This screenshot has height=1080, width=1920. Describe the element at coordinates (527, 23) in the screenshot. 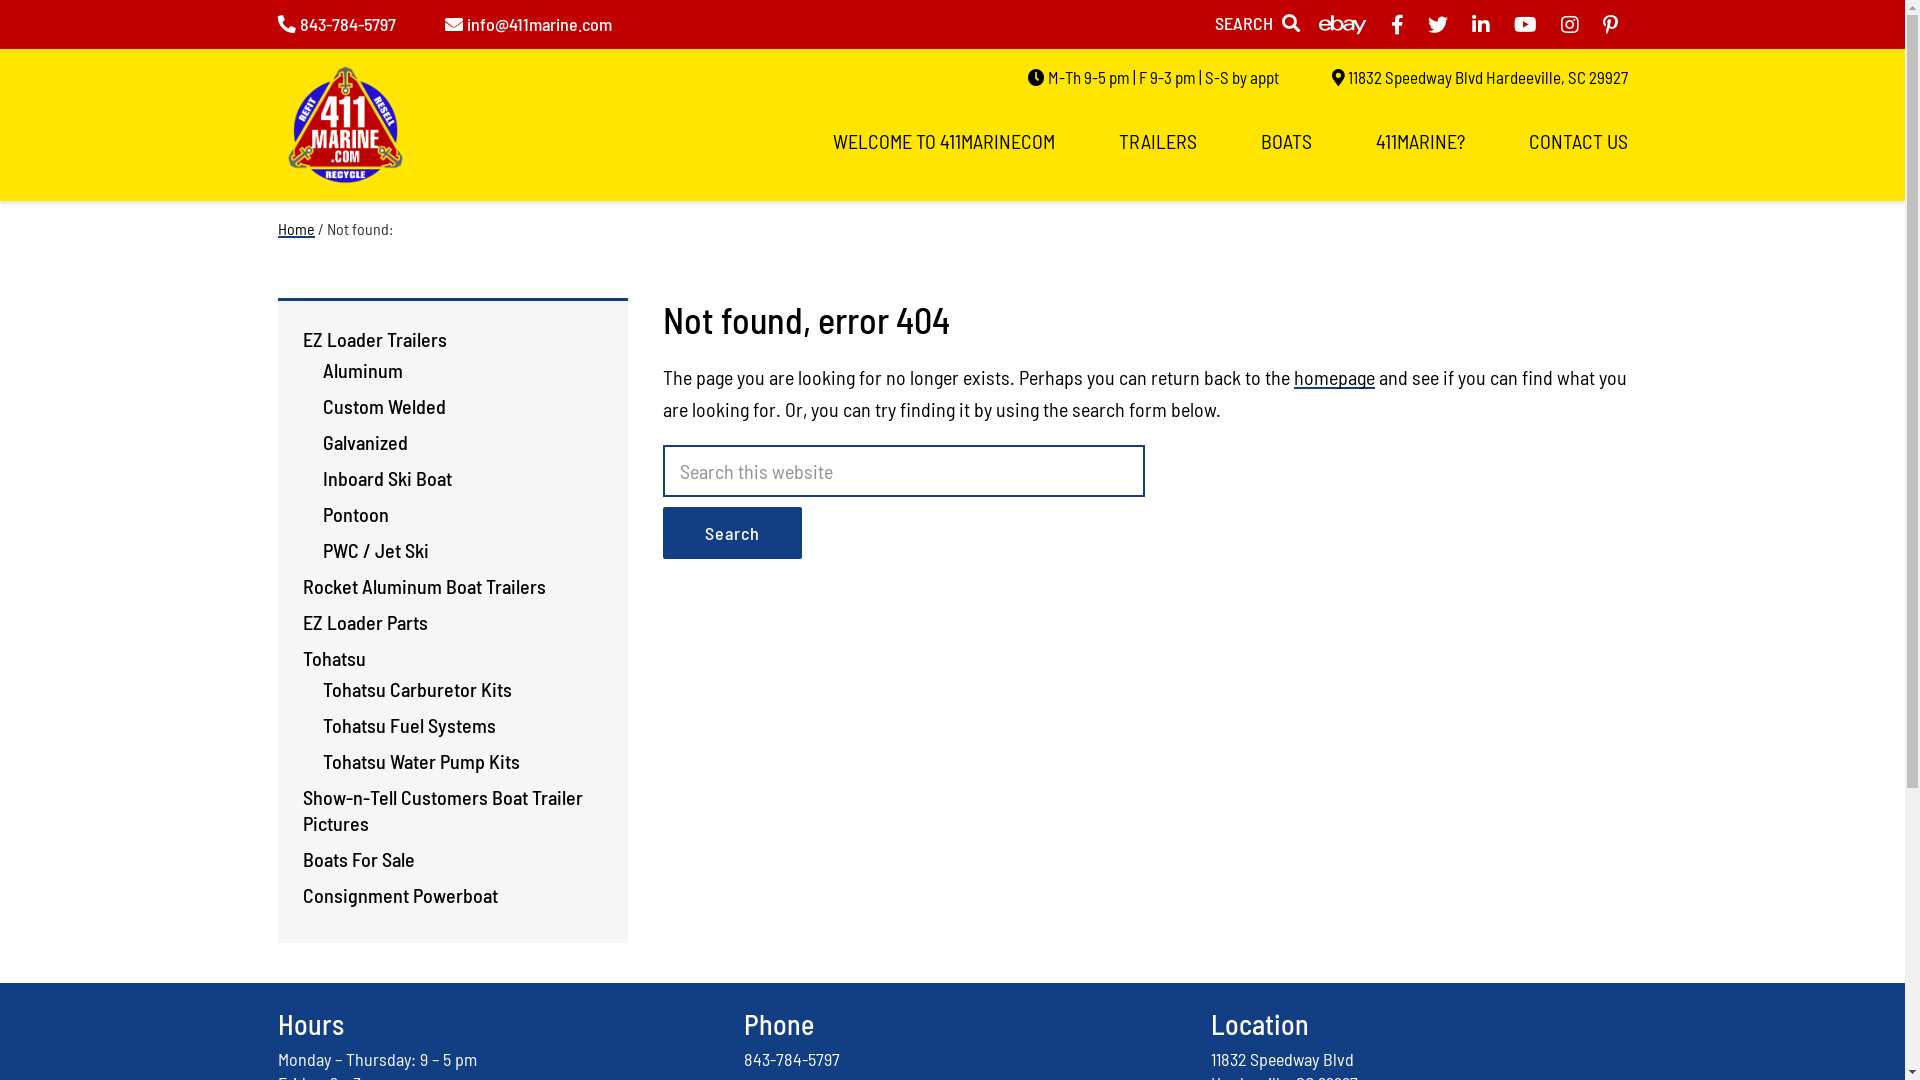

I see `'info@411marine.com'` at that location.